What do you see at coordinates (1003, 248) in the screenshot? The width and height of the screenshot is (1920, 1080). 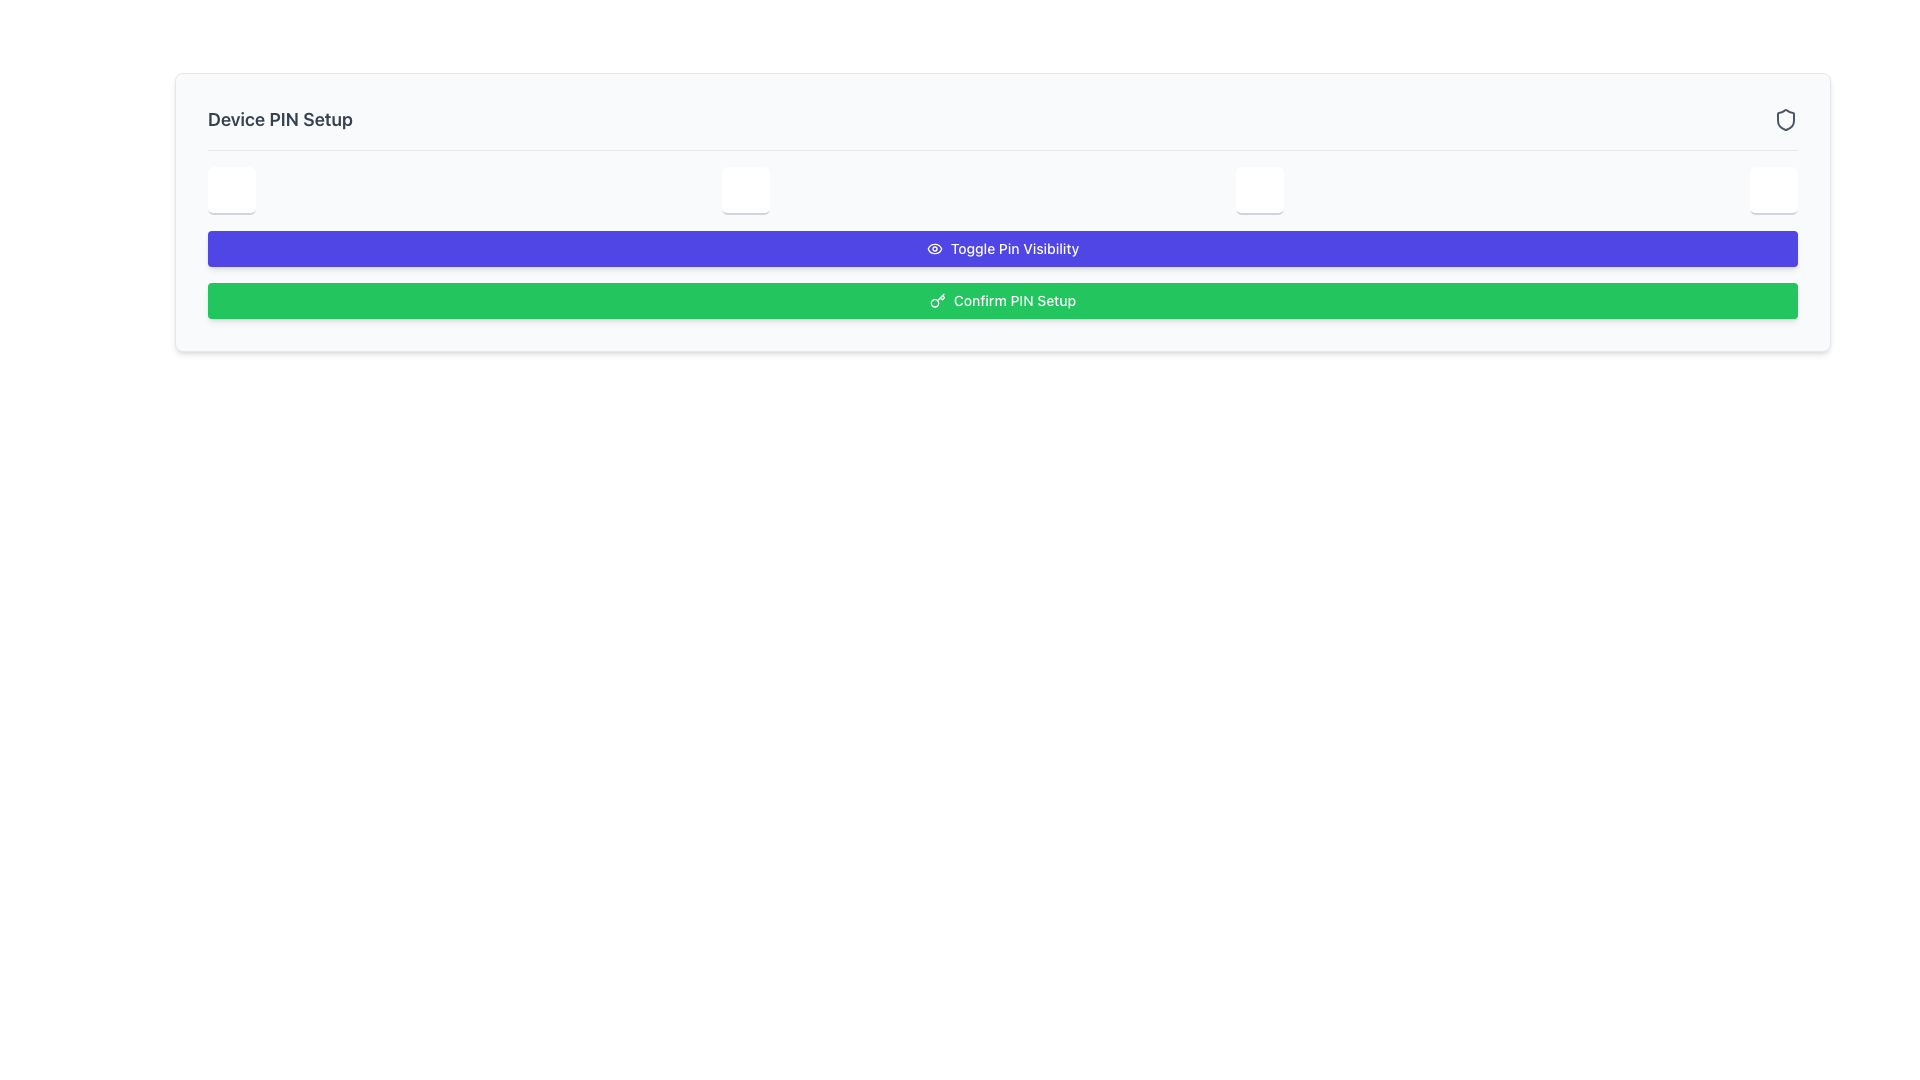 I see `the button located below the PIN input fields` at bounding box center [1003, 248].